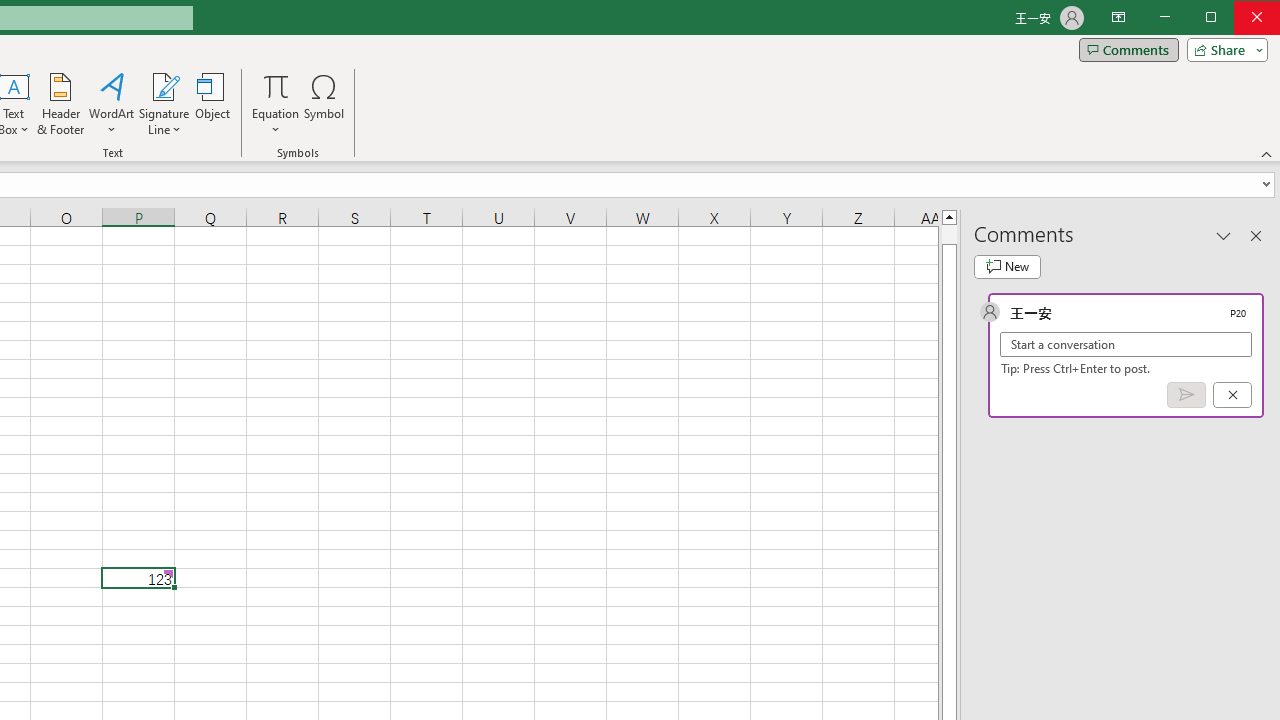 The height and width of the screenshot is (720, 1280). I want to click on 'Equation', so click(274, 104).